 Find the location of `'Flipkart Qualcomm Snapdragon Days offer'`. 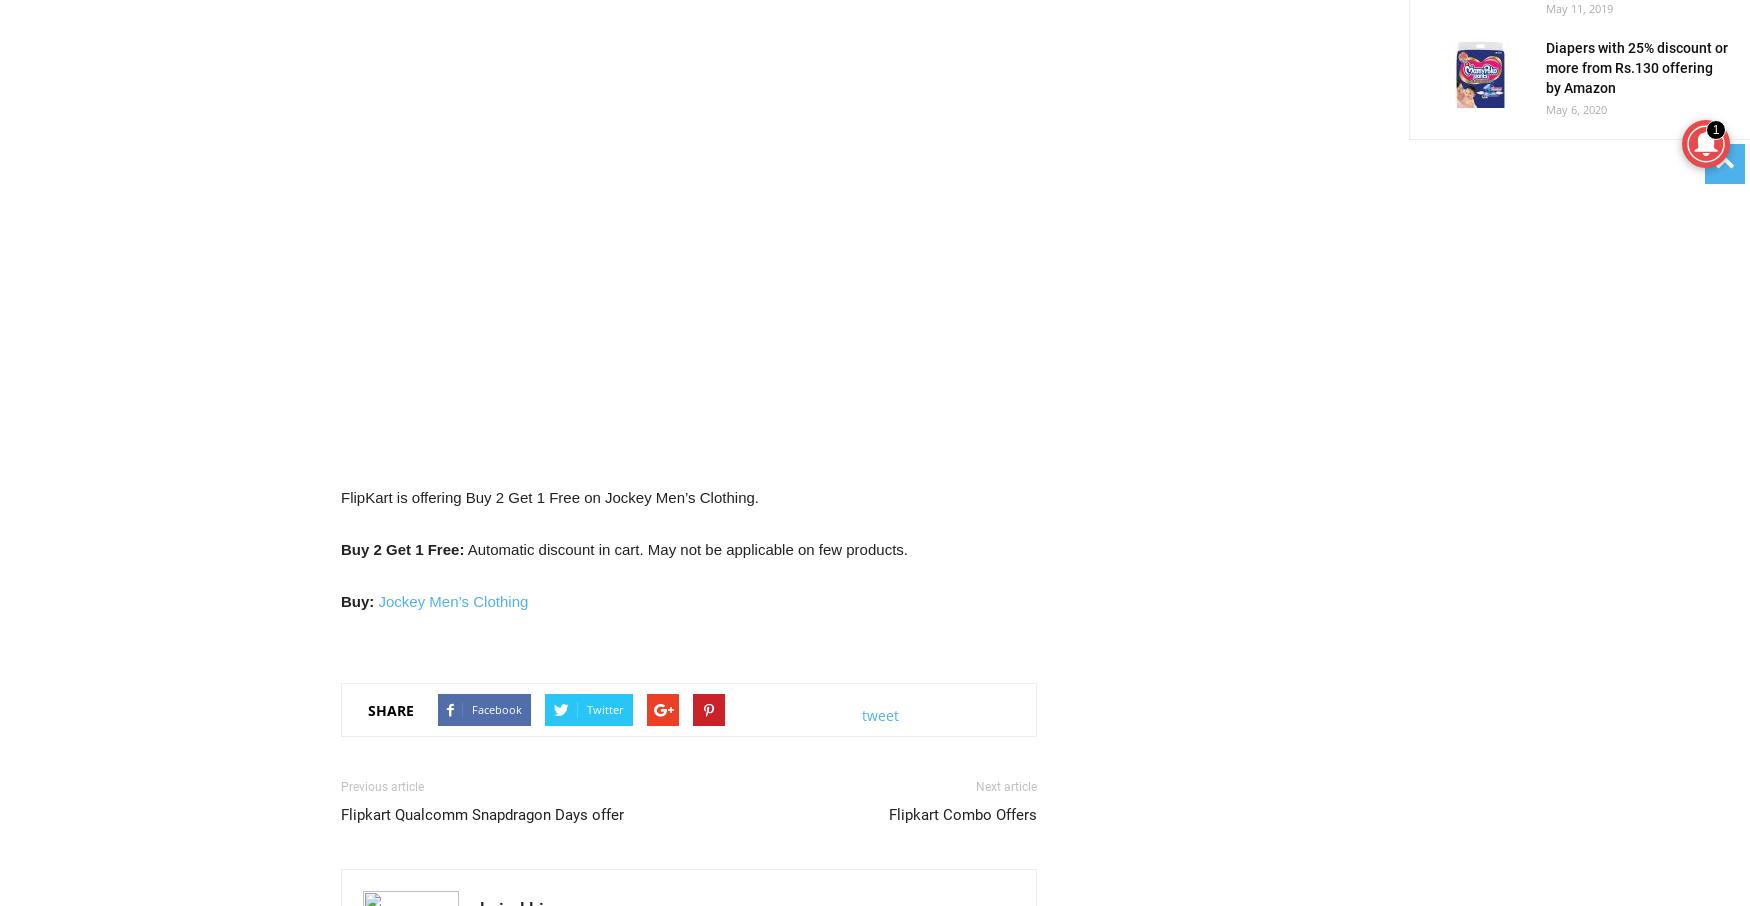

'Flipkart Qualcomm Snapdragon Days offer' is located at coordinates (482, 815).